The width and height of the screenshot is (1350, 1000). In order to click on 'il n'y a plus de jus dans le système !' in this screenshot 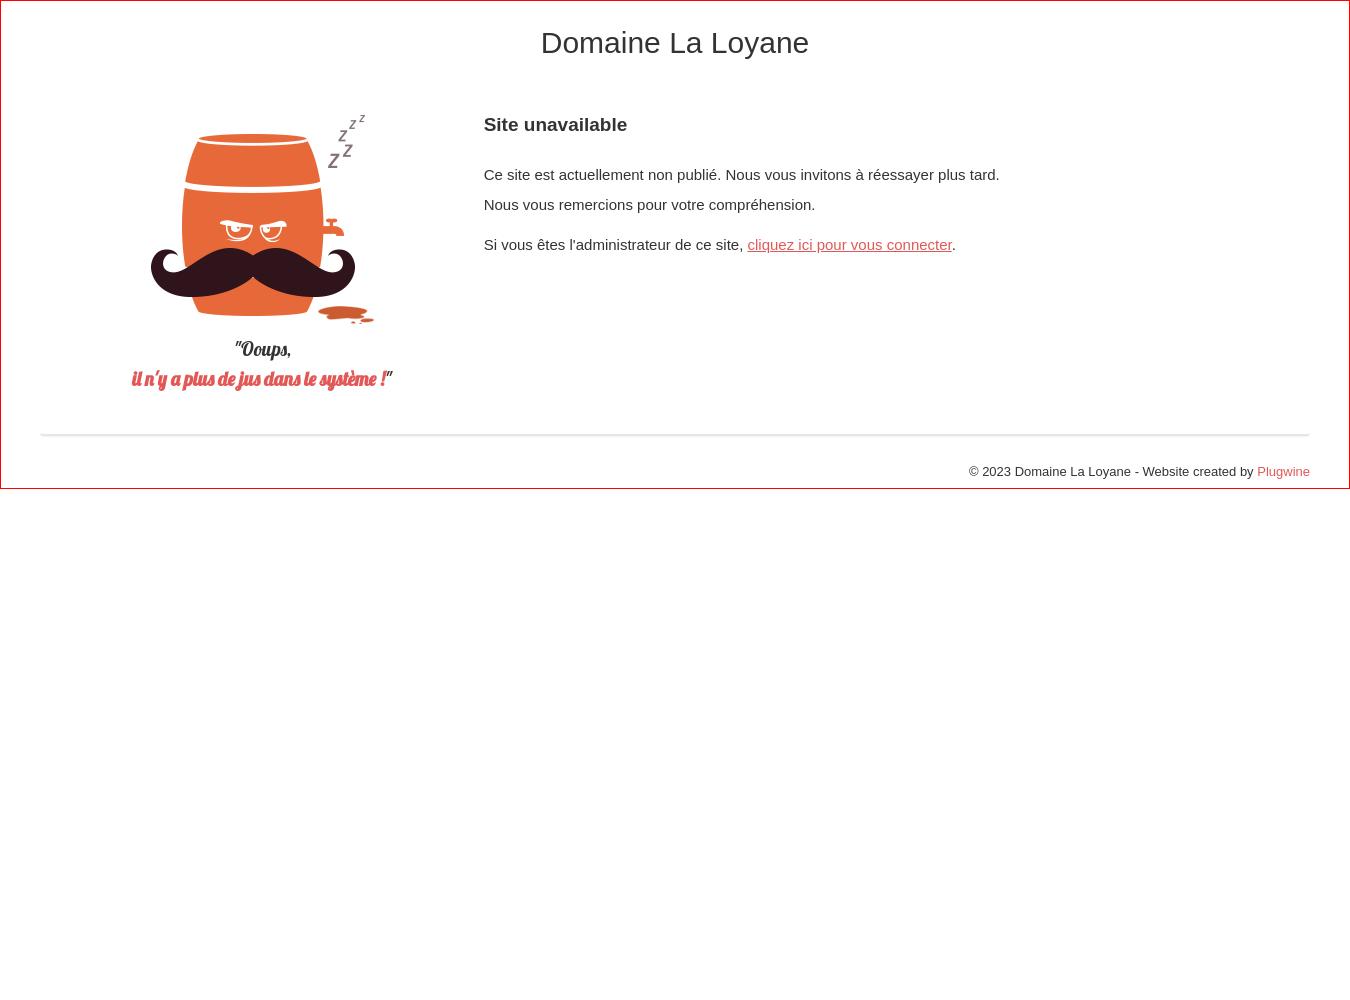, I will do `click(257, 379)`.